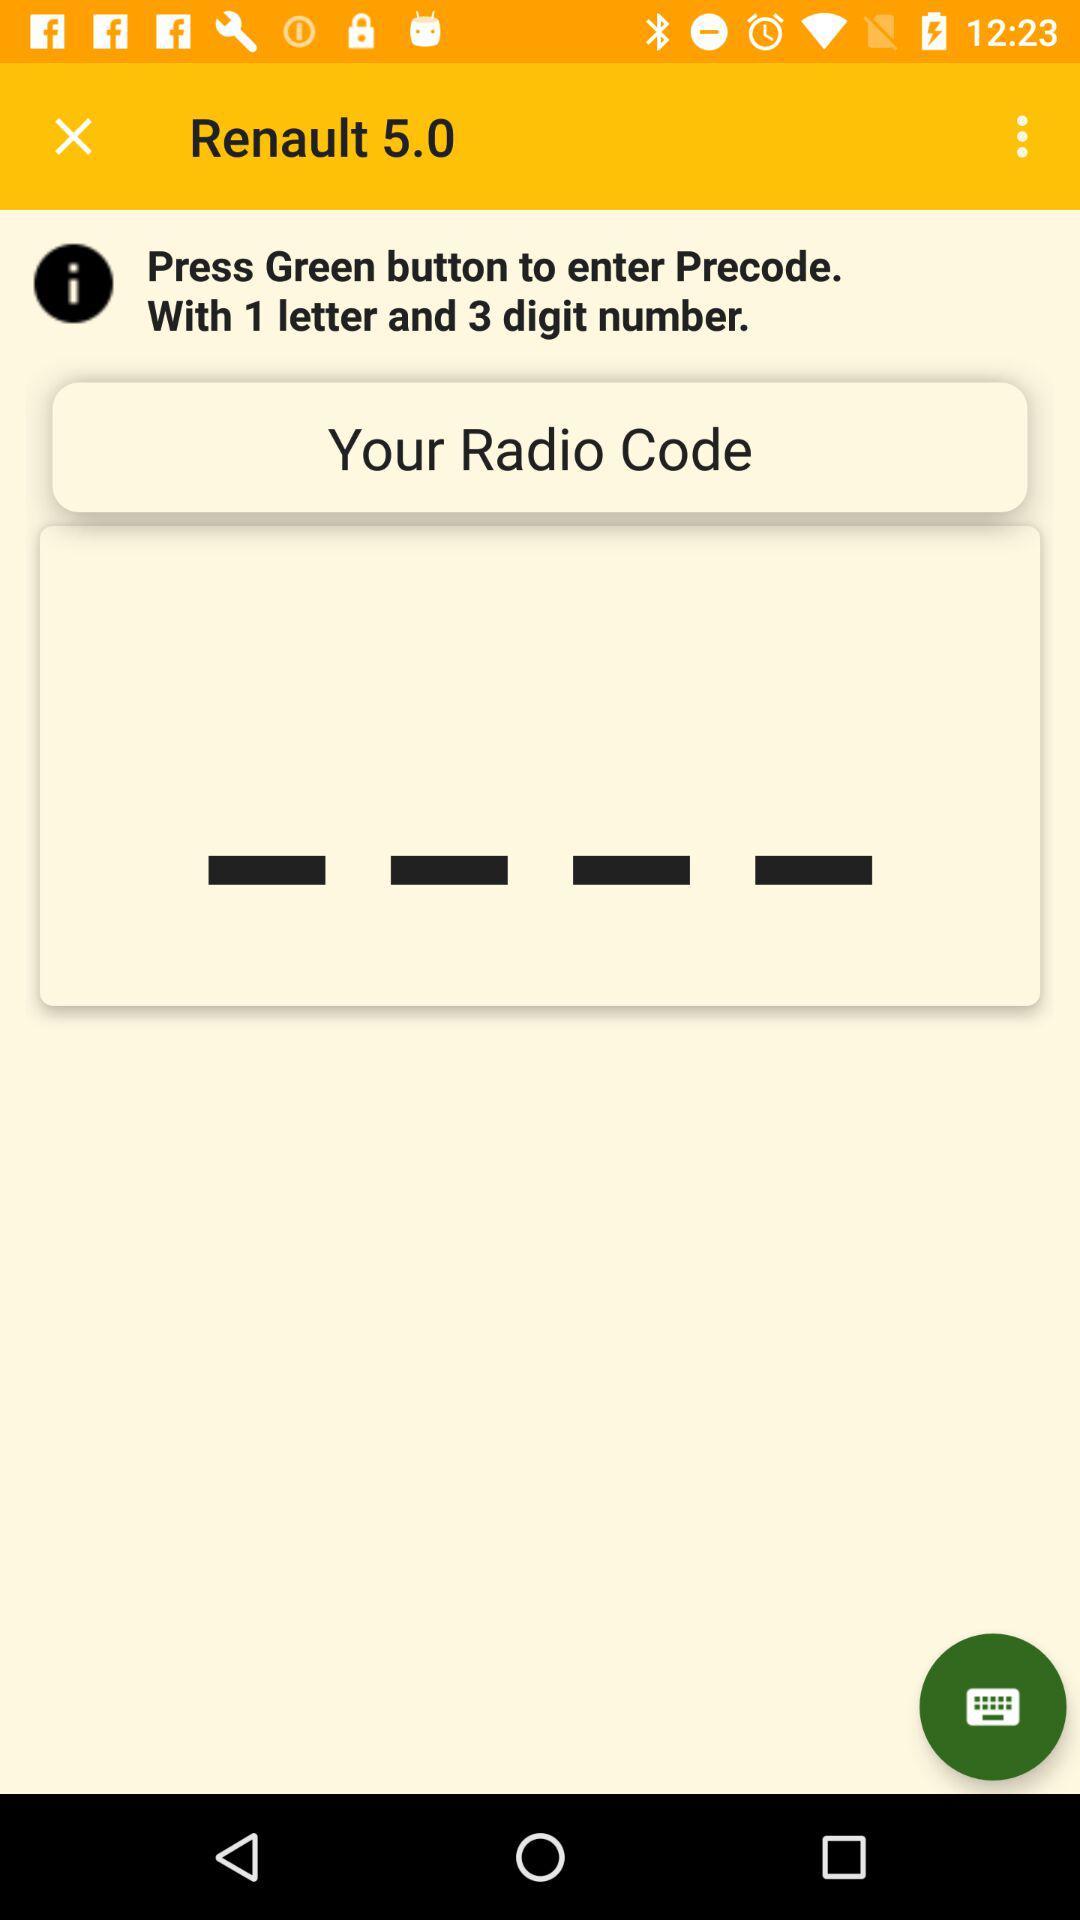 The width and height of the screenshot is (1080, 1920). I want to click on press the keyboard option, so click(992, 1706).